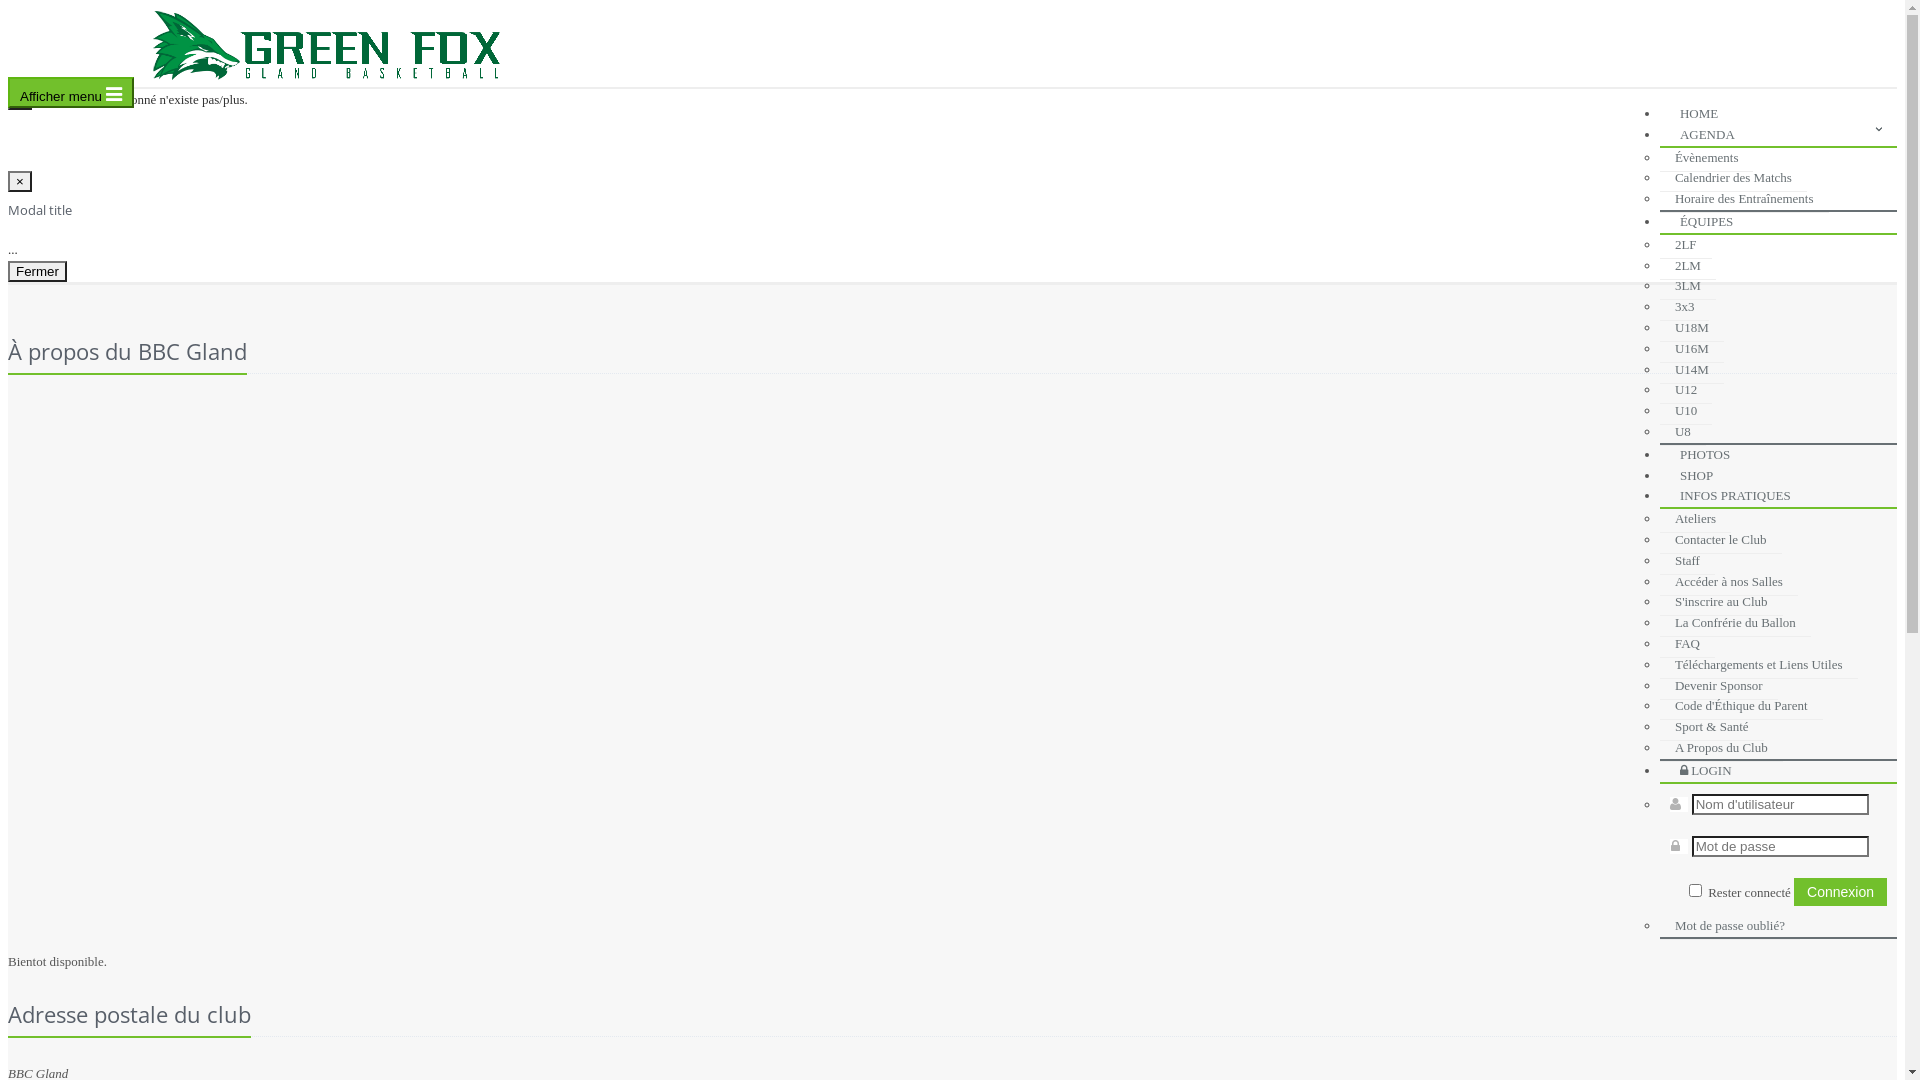 The height and width of the screenshot is (1080, 1920). What do you see at coordinates (1700, 473) in the screenshot?
I see `'SHOP'` at bounding box center [1700, 473].